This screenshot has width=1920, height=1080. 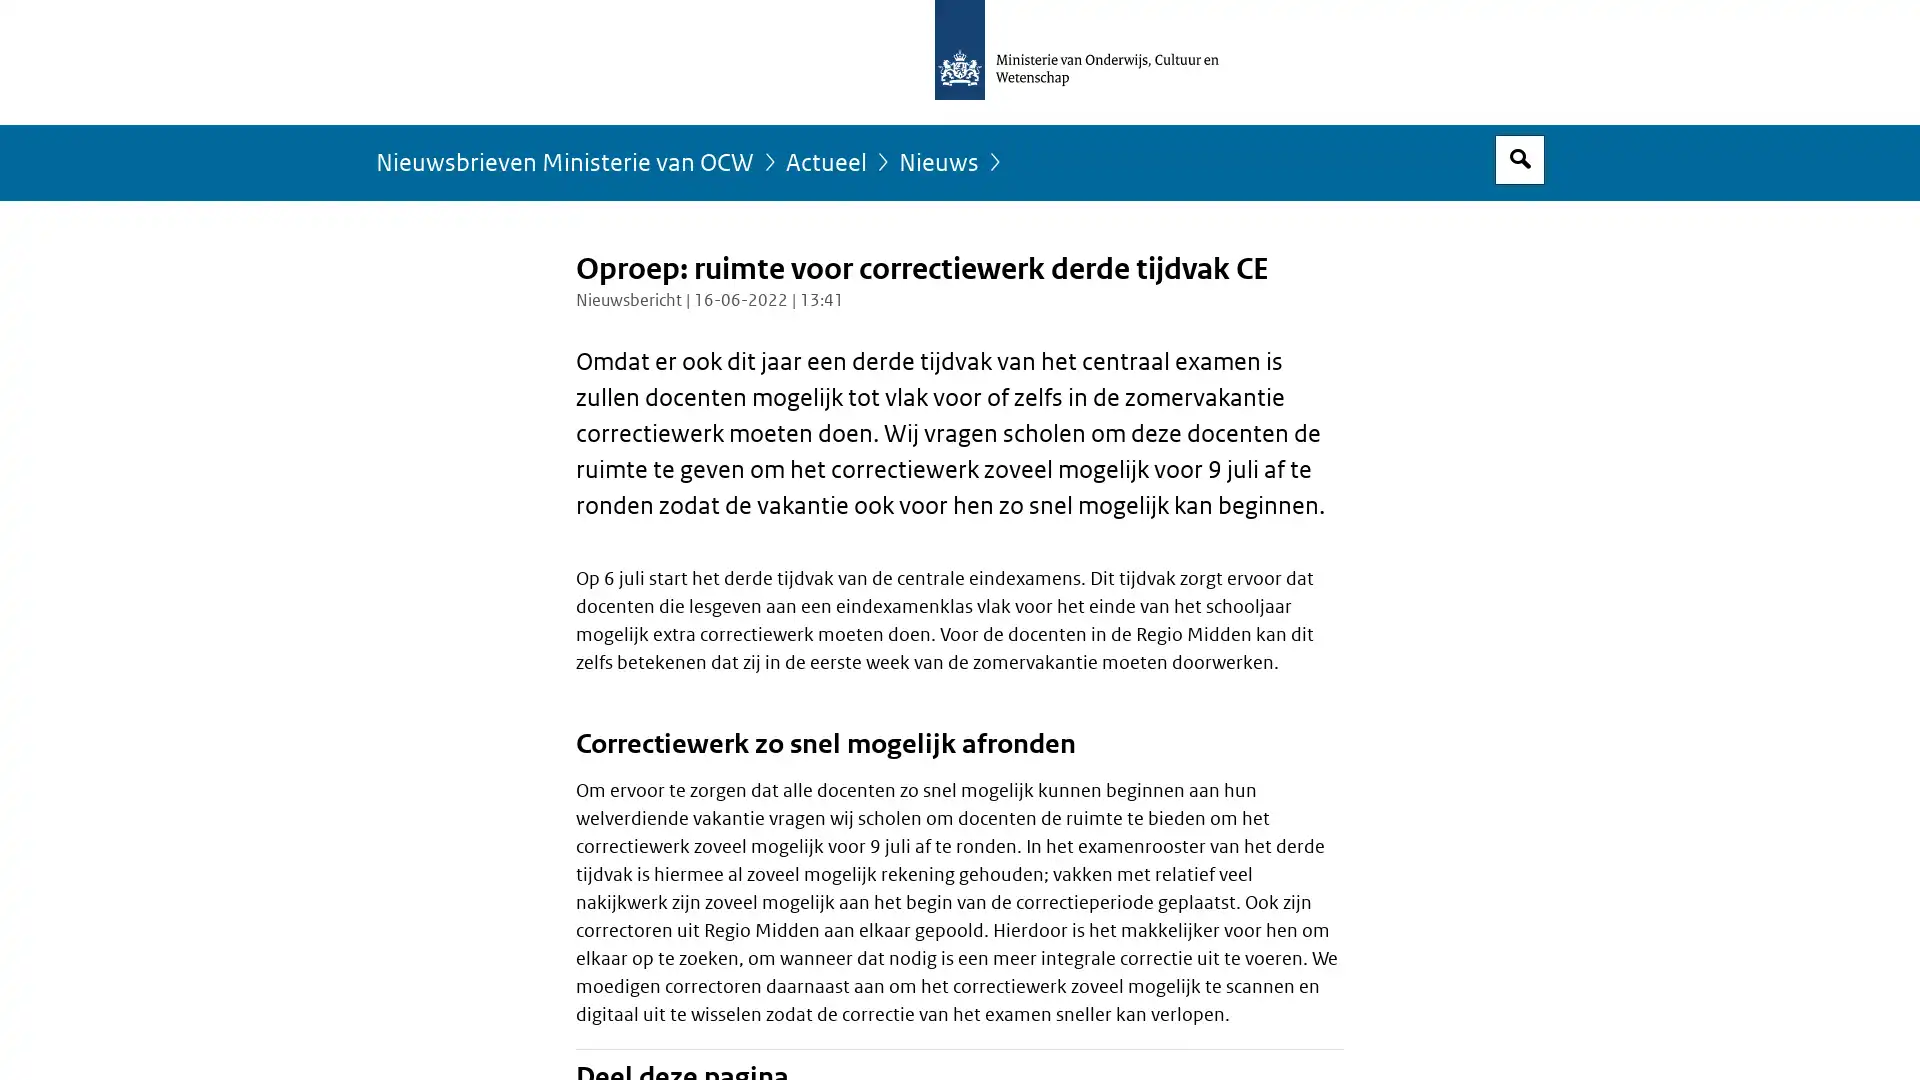 What do you see at coordinates (1520, 158) in the screenshot?
I see `Open zoekveld` at bounding box center [1520, 158].